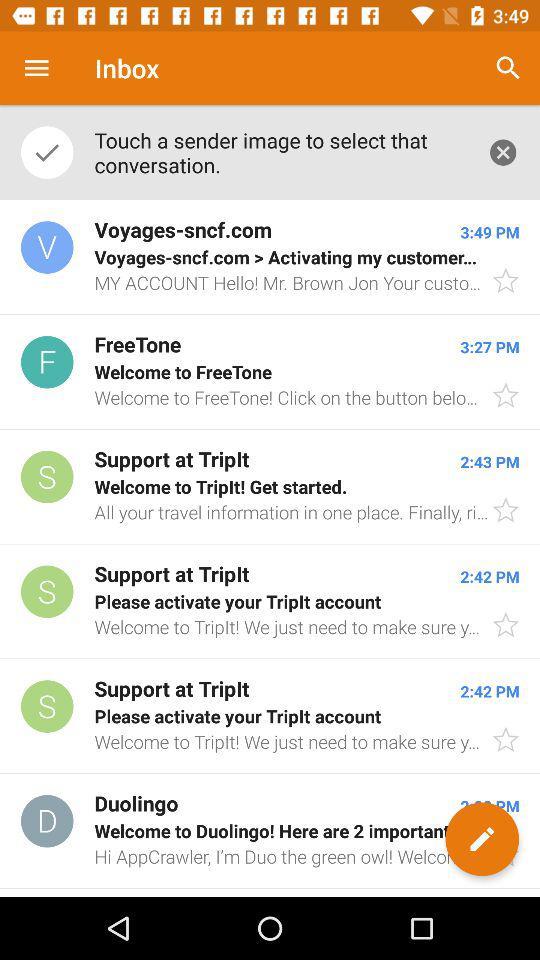 The width and height of the screenshot is (540, 960). Describe the element at coordinates (279, 151) in the screenshot. I see `the app below the inbox item` at that location.